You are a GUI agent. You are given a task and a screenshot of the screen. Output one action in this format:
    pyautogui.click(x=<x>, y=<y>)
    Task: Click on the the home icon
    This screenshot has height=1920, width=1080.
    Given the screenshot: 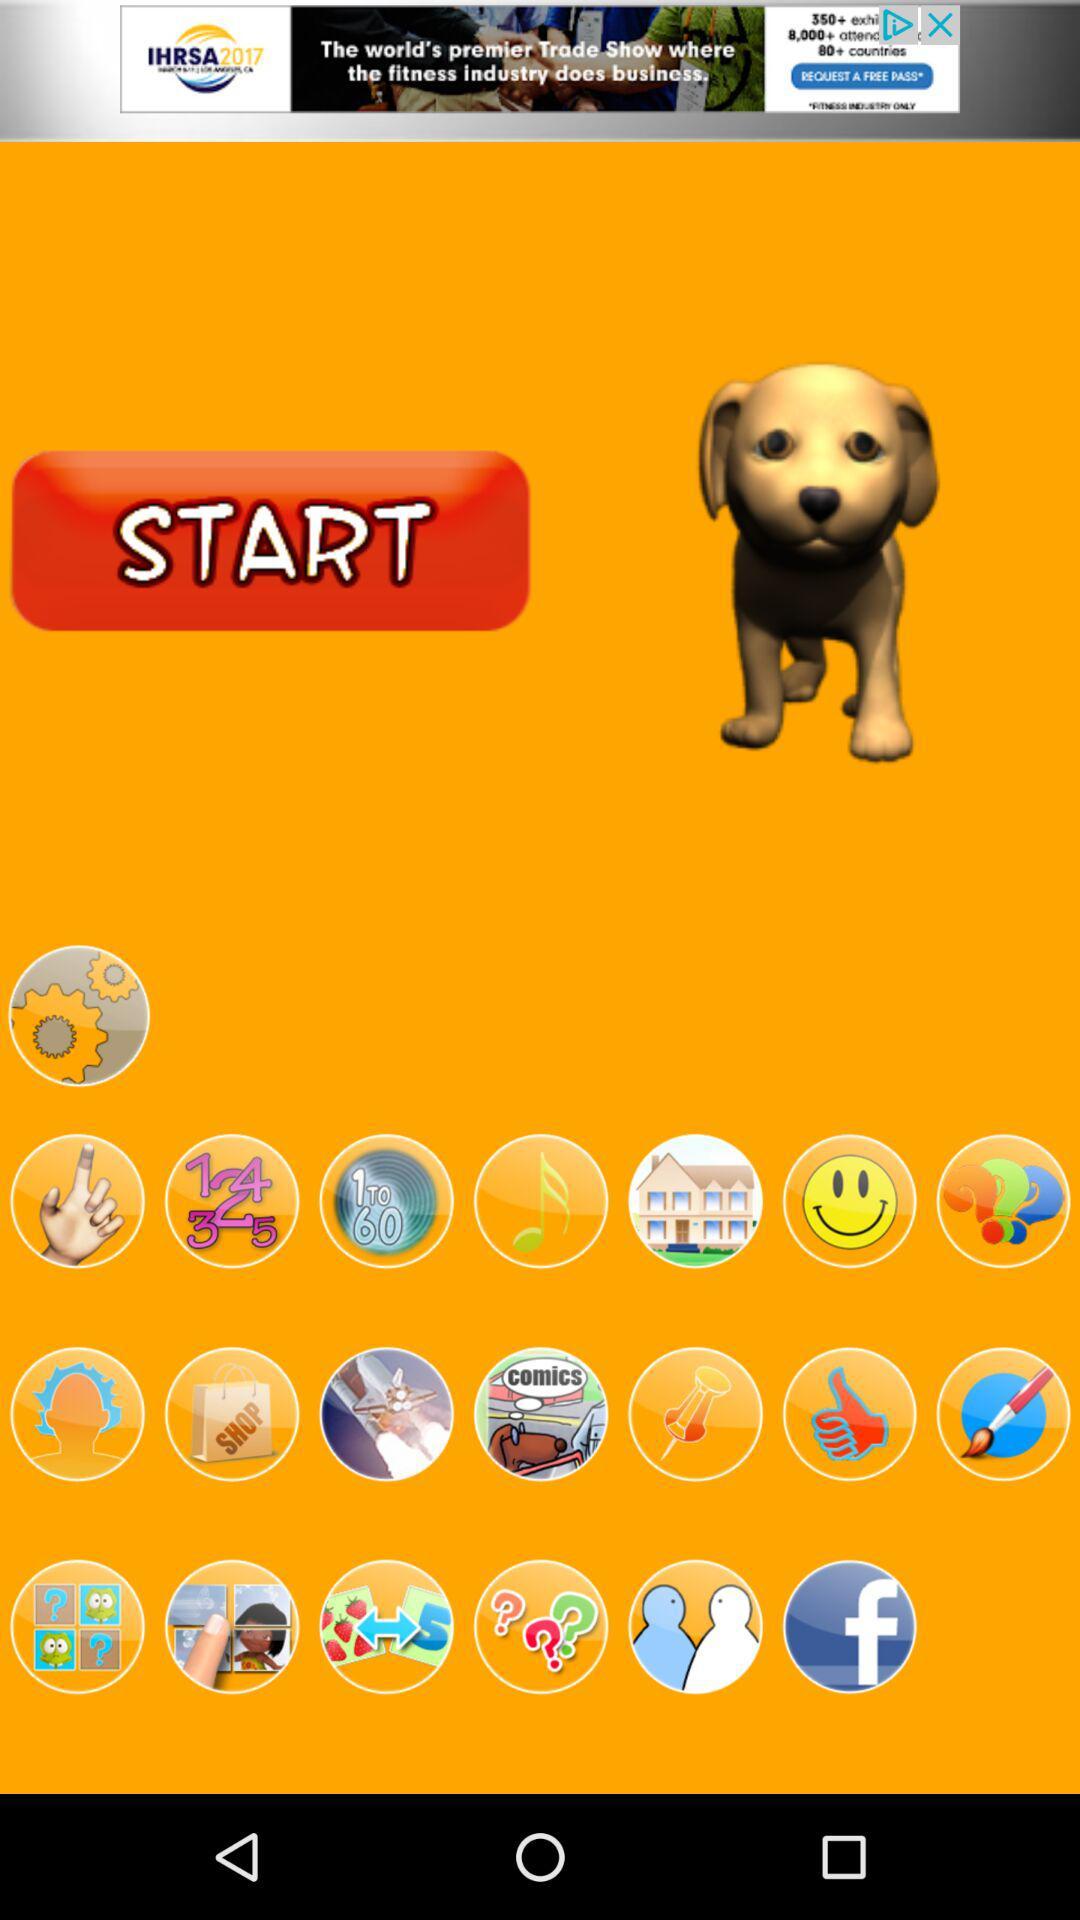 What is the action you would take?
    pyautogui.click(x=694, y=1285)
    